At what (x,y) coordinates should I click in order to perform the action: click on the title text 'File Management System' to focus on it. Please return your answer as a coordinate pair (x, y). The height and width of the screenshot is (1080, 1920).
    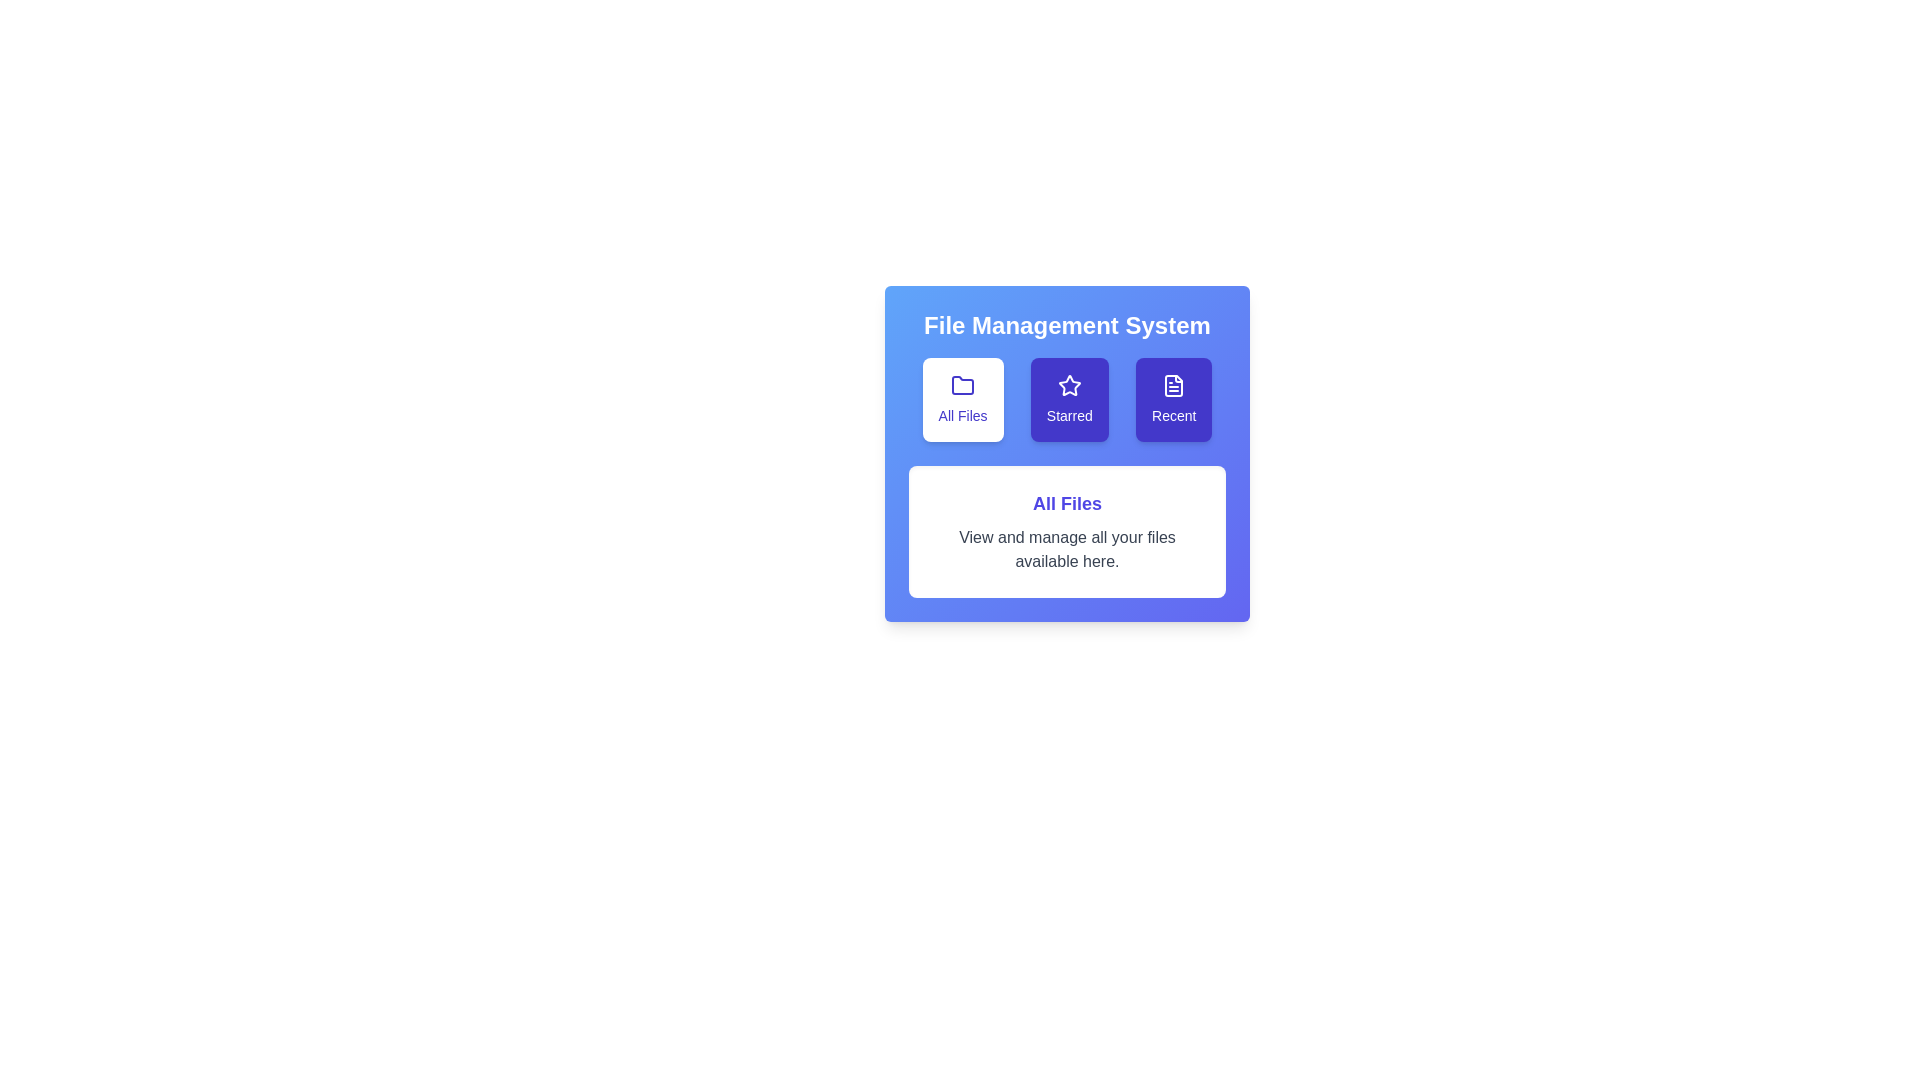
    Looking at the image, I should click on (1066, 325).